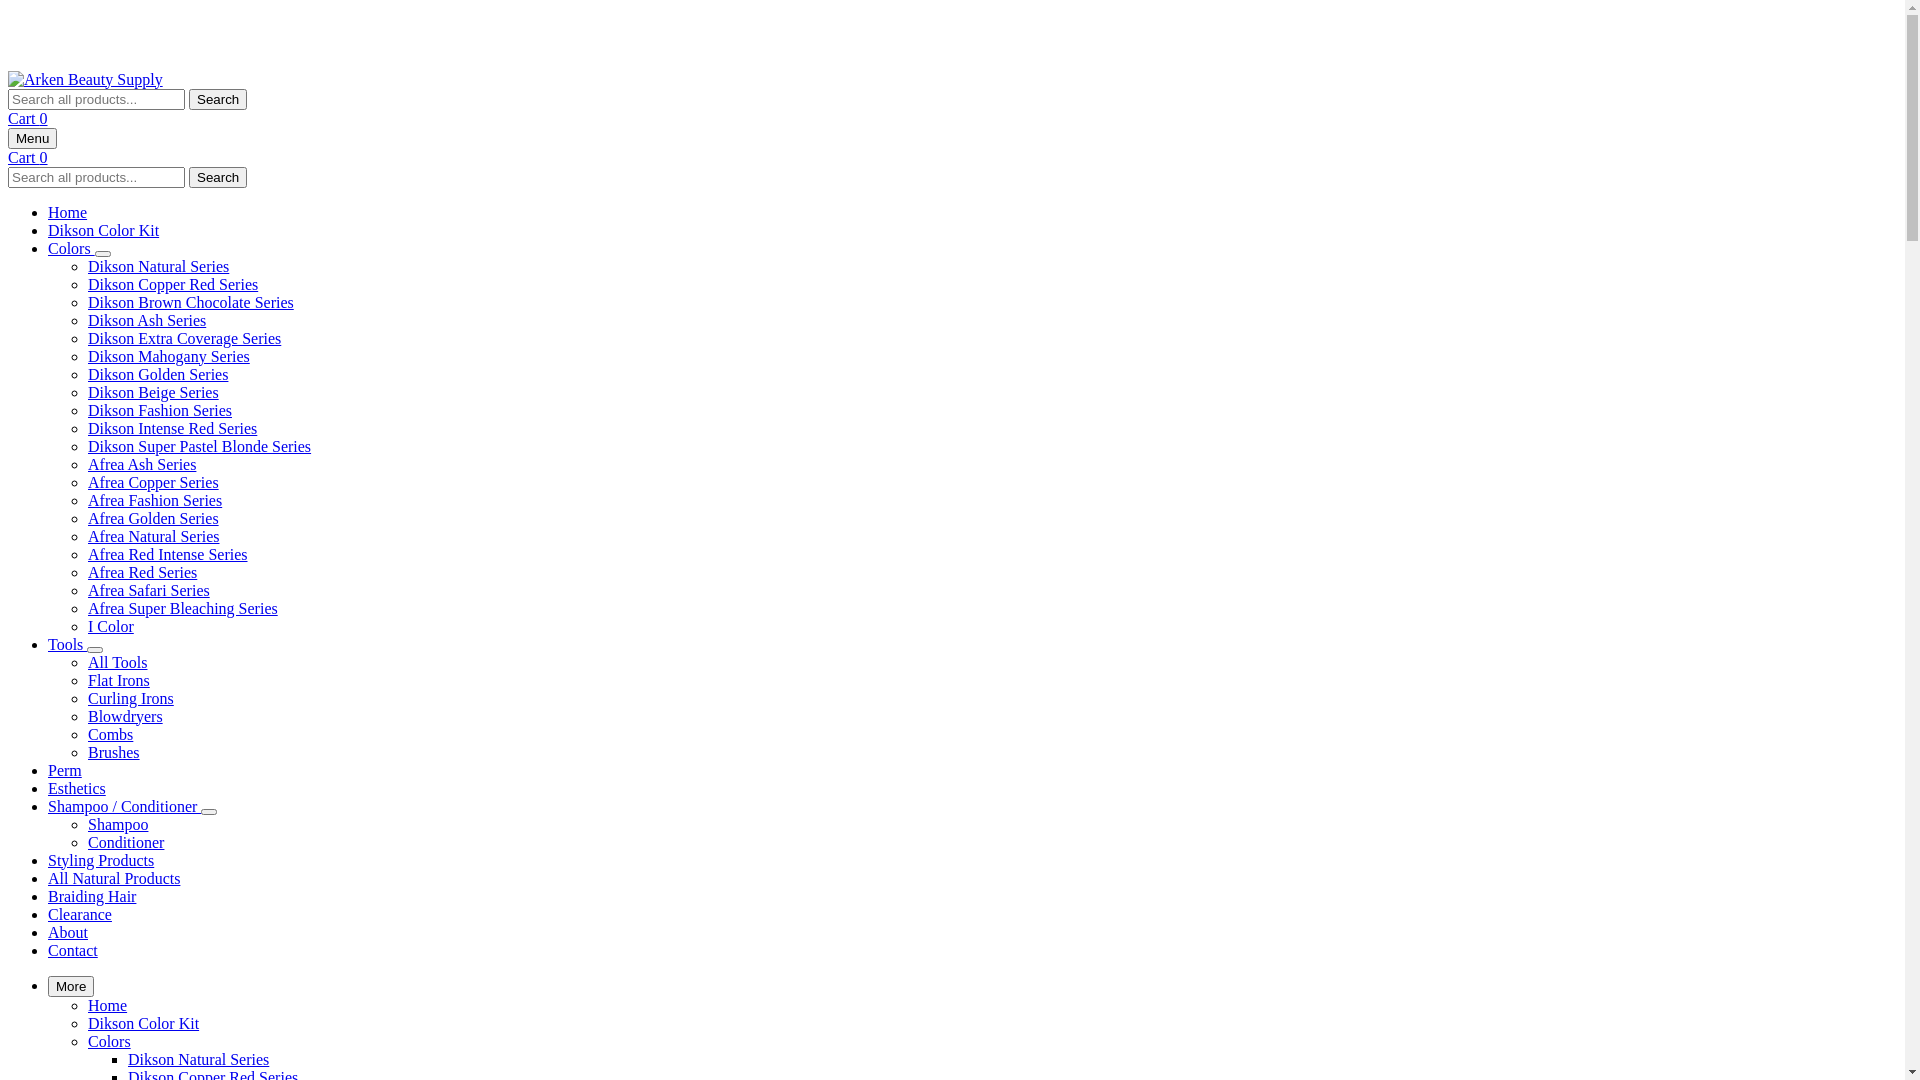 The image size is (1920, 1080). I want to click on 'Cart 0', so click(28, 118).